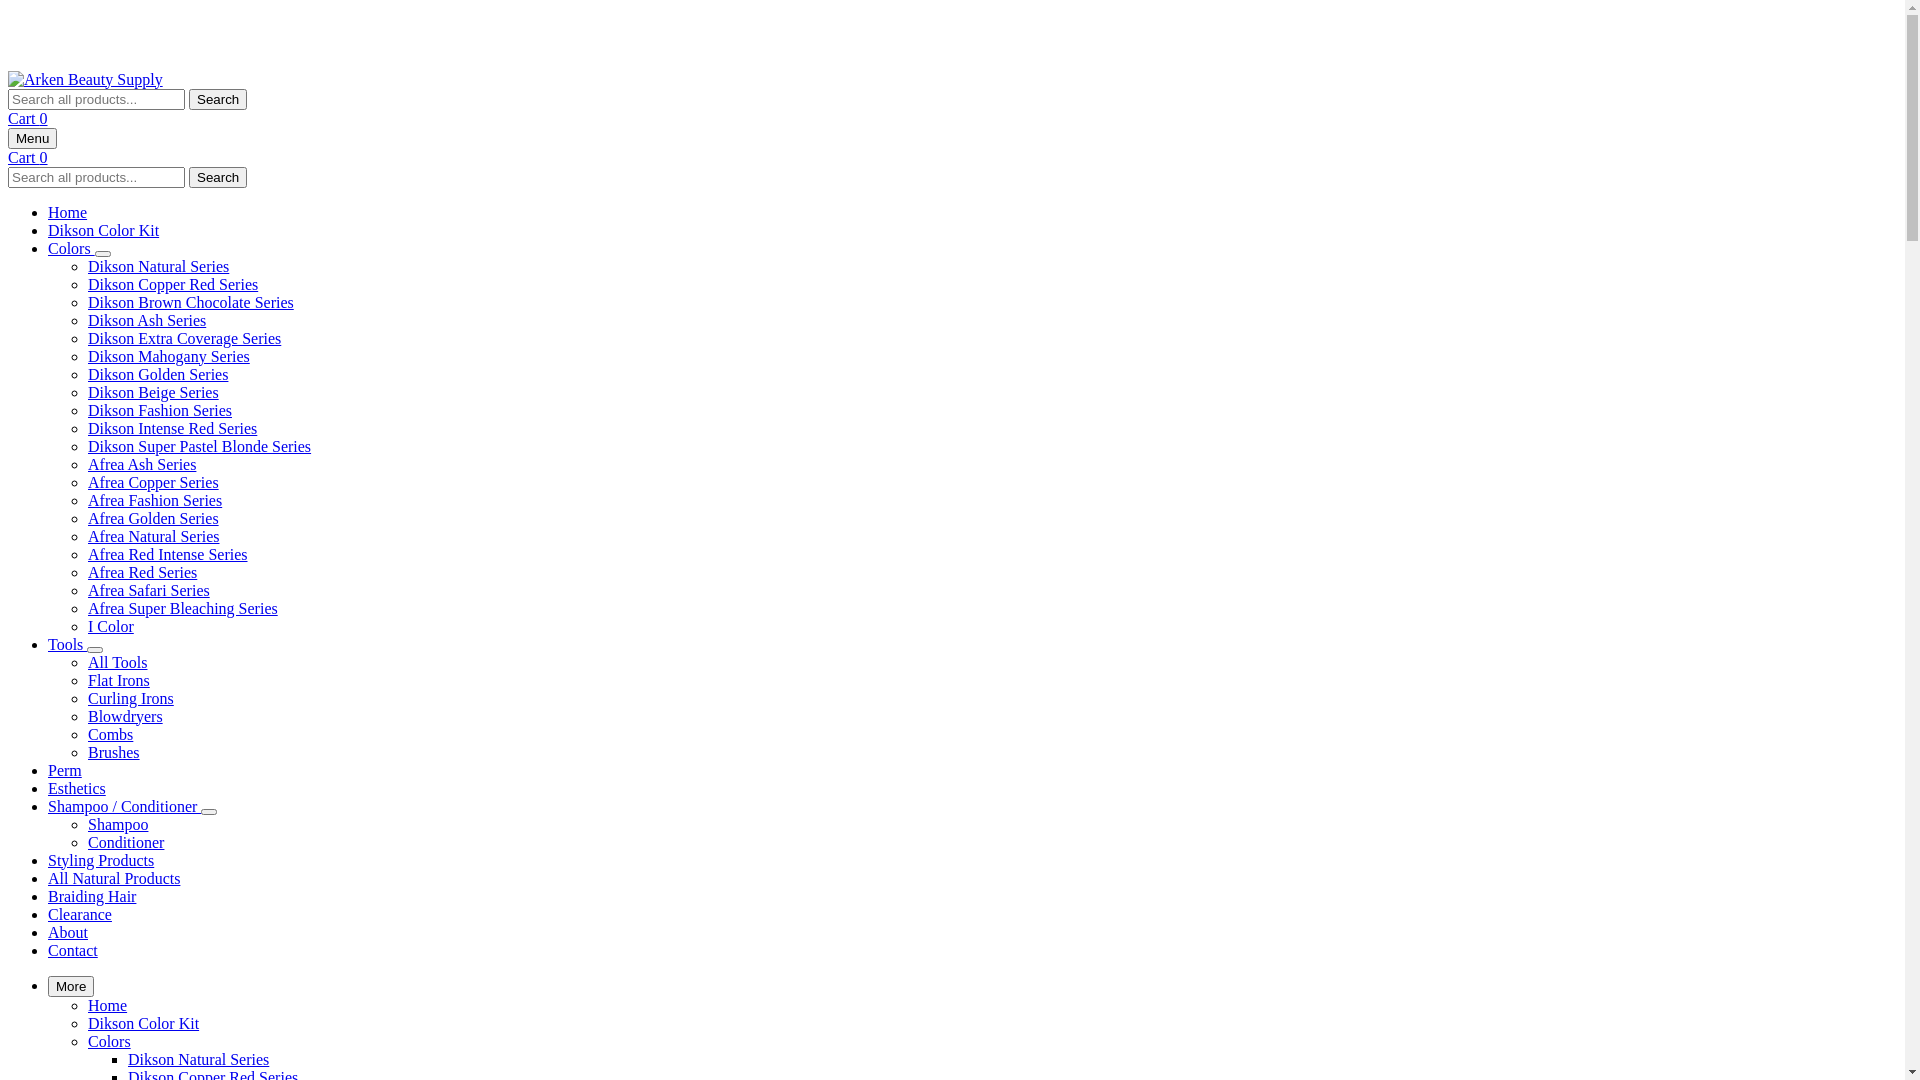 The image size is (1920, 1080). I want to click on 'Cart 0', so click(28, 118).